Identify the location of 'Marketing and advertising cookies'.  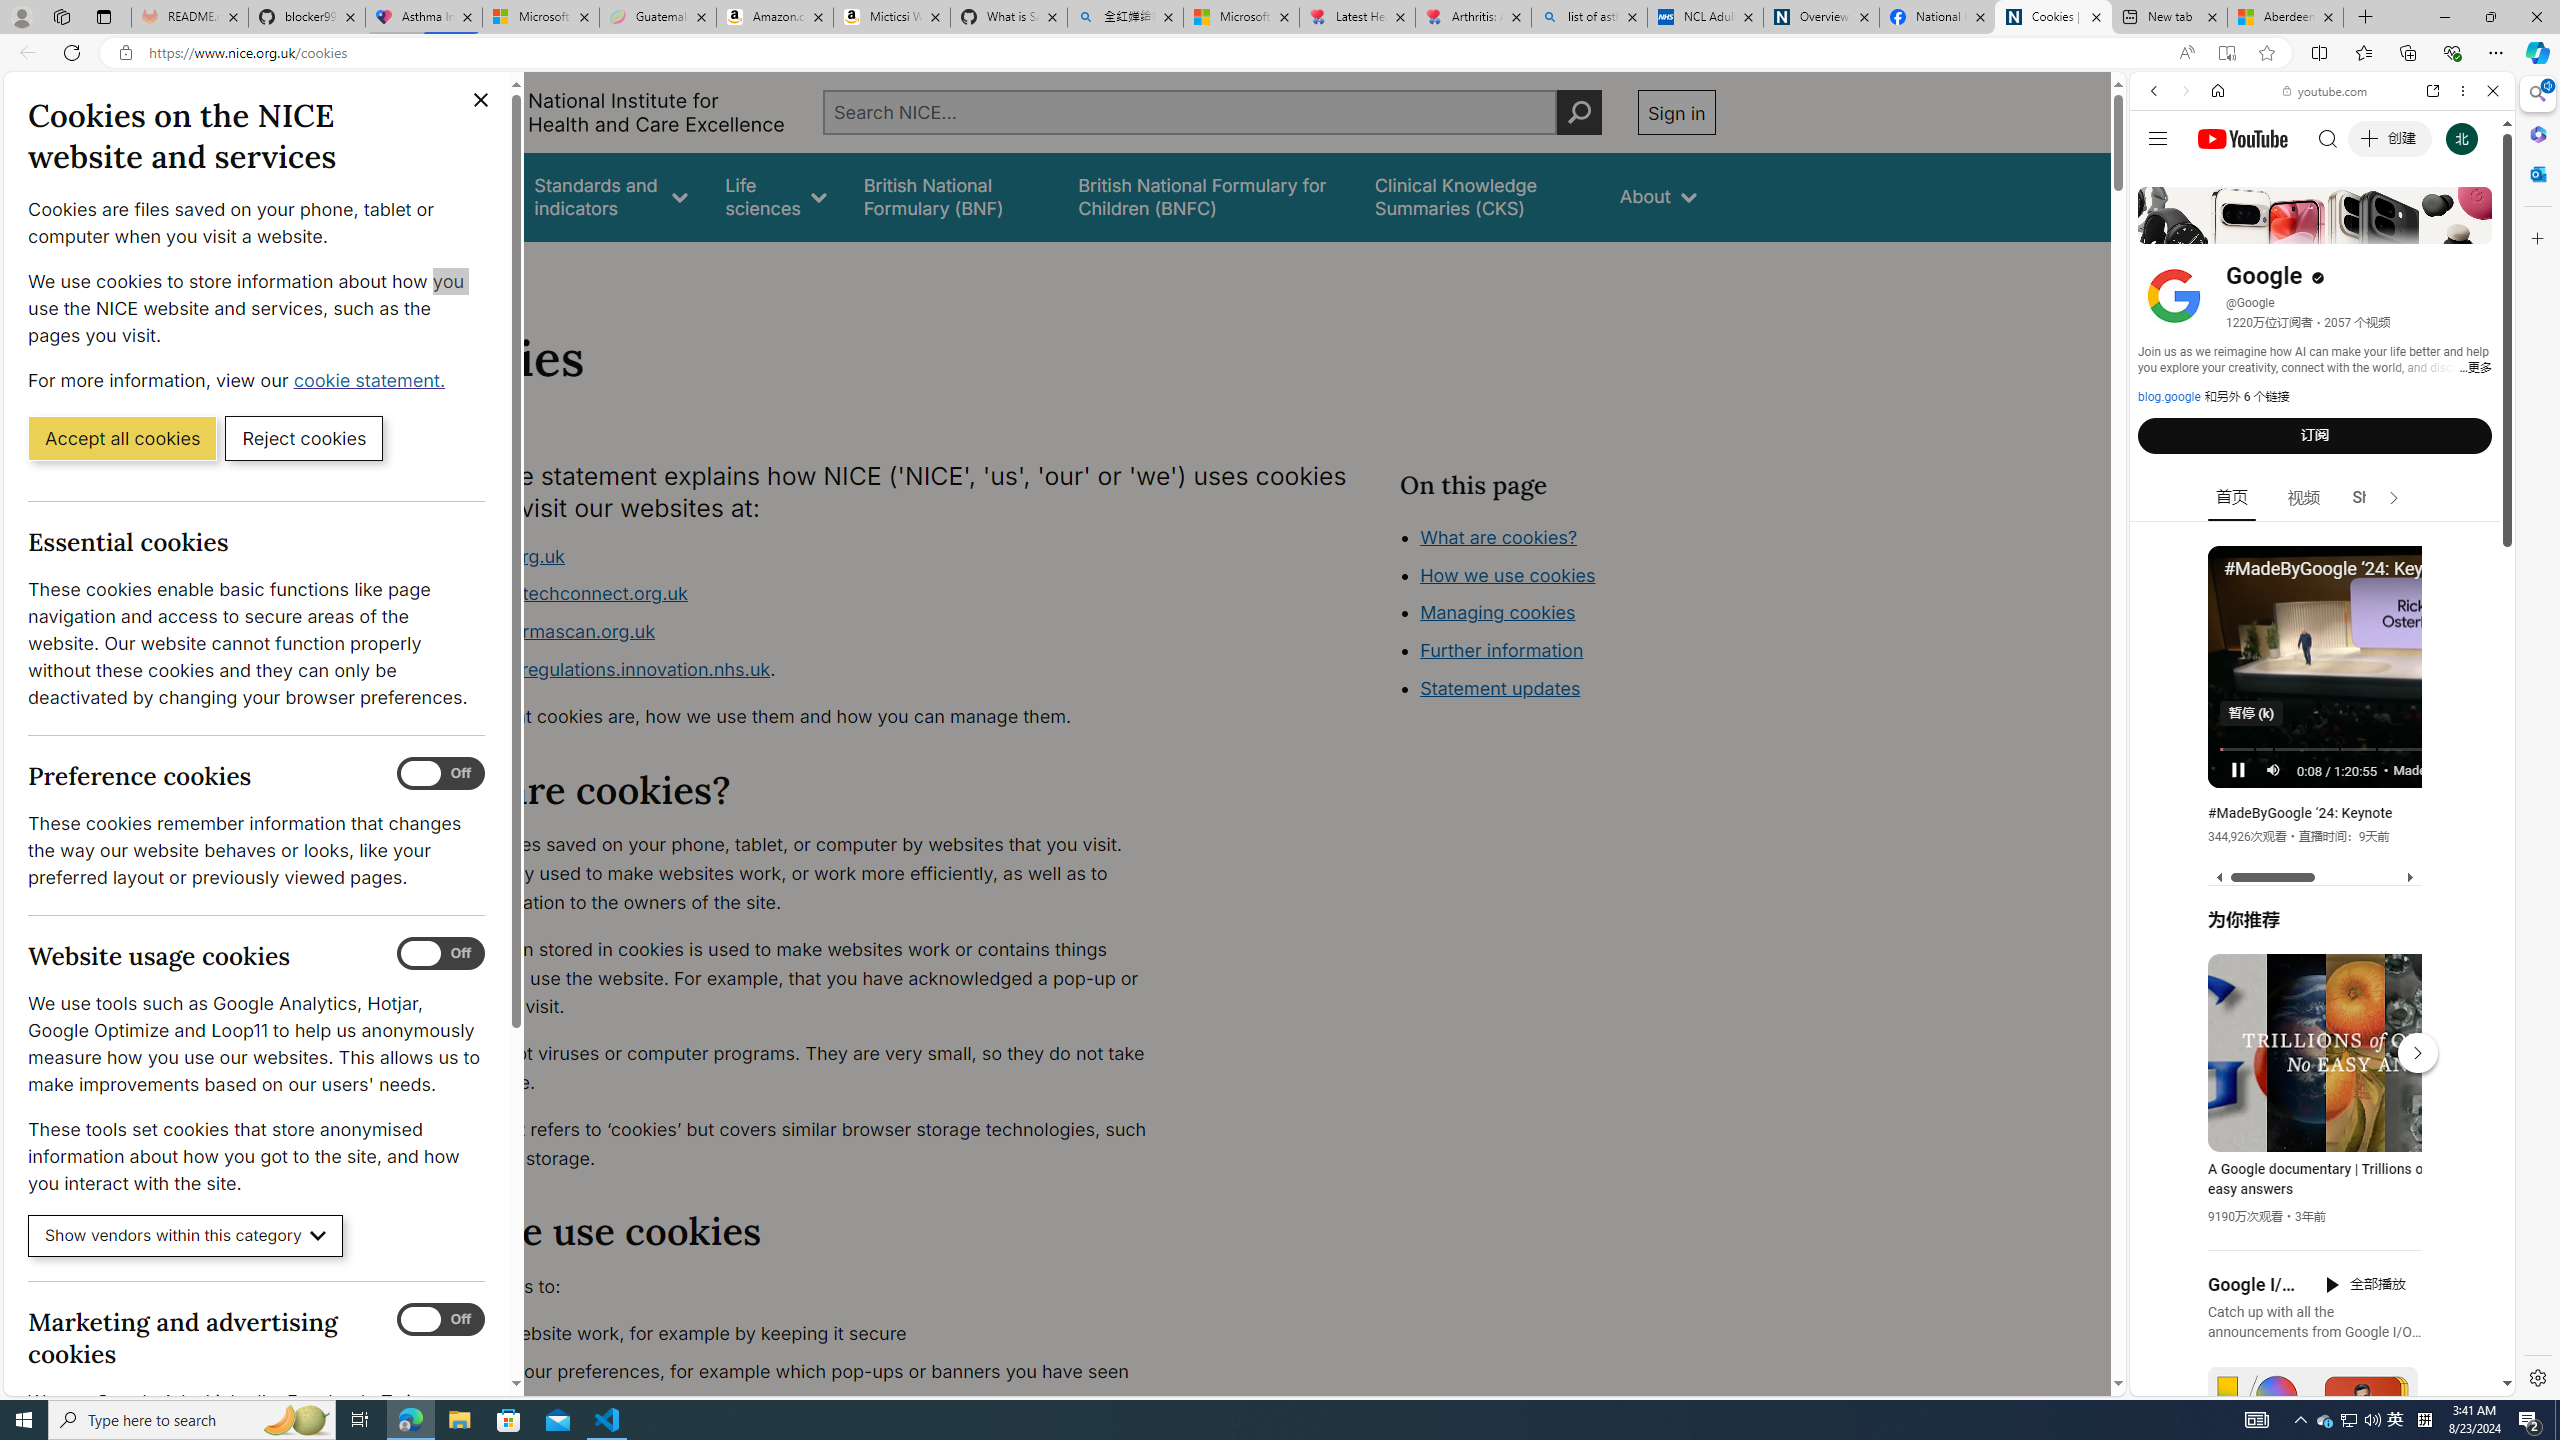
(440, 1320).